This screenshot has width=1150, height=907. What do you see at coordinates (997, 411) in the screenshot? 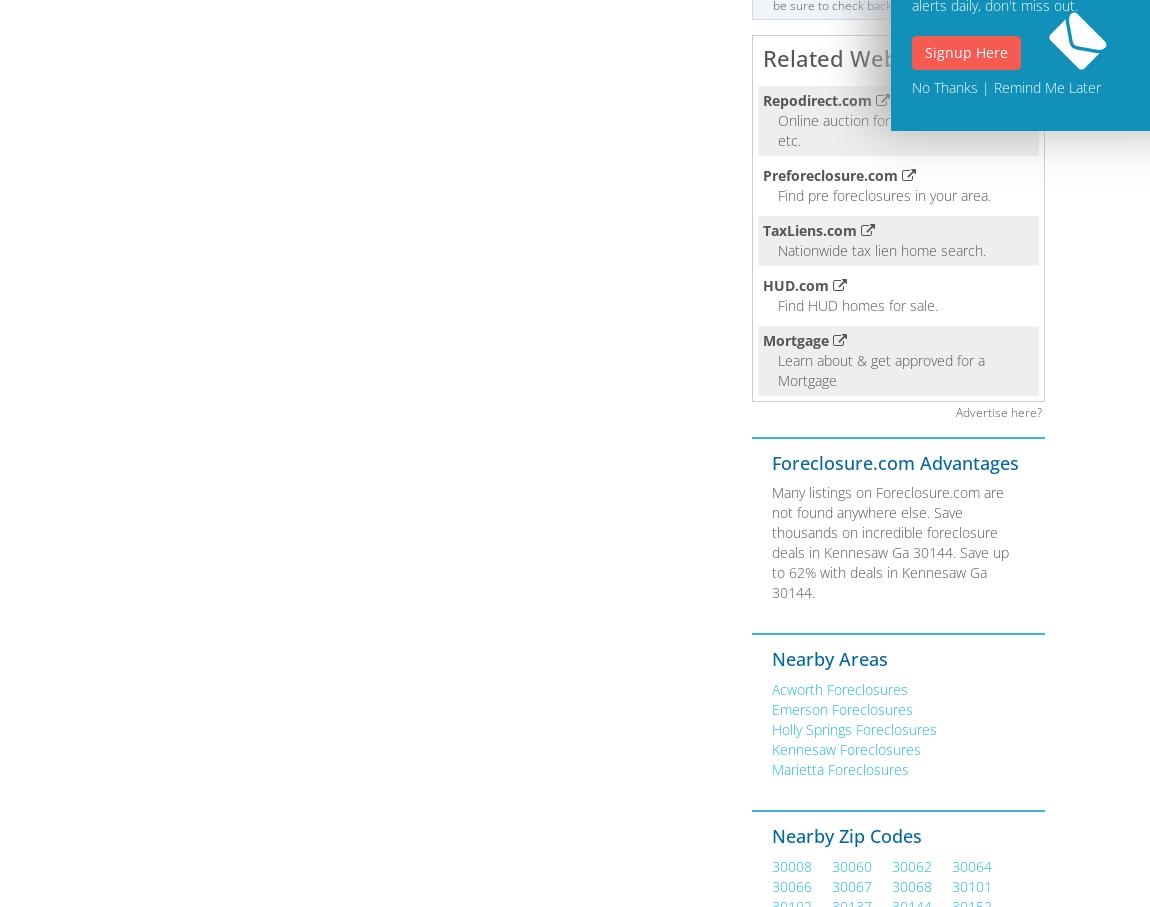
I see `'Advertise here?'` at bounding box center [997, 411].